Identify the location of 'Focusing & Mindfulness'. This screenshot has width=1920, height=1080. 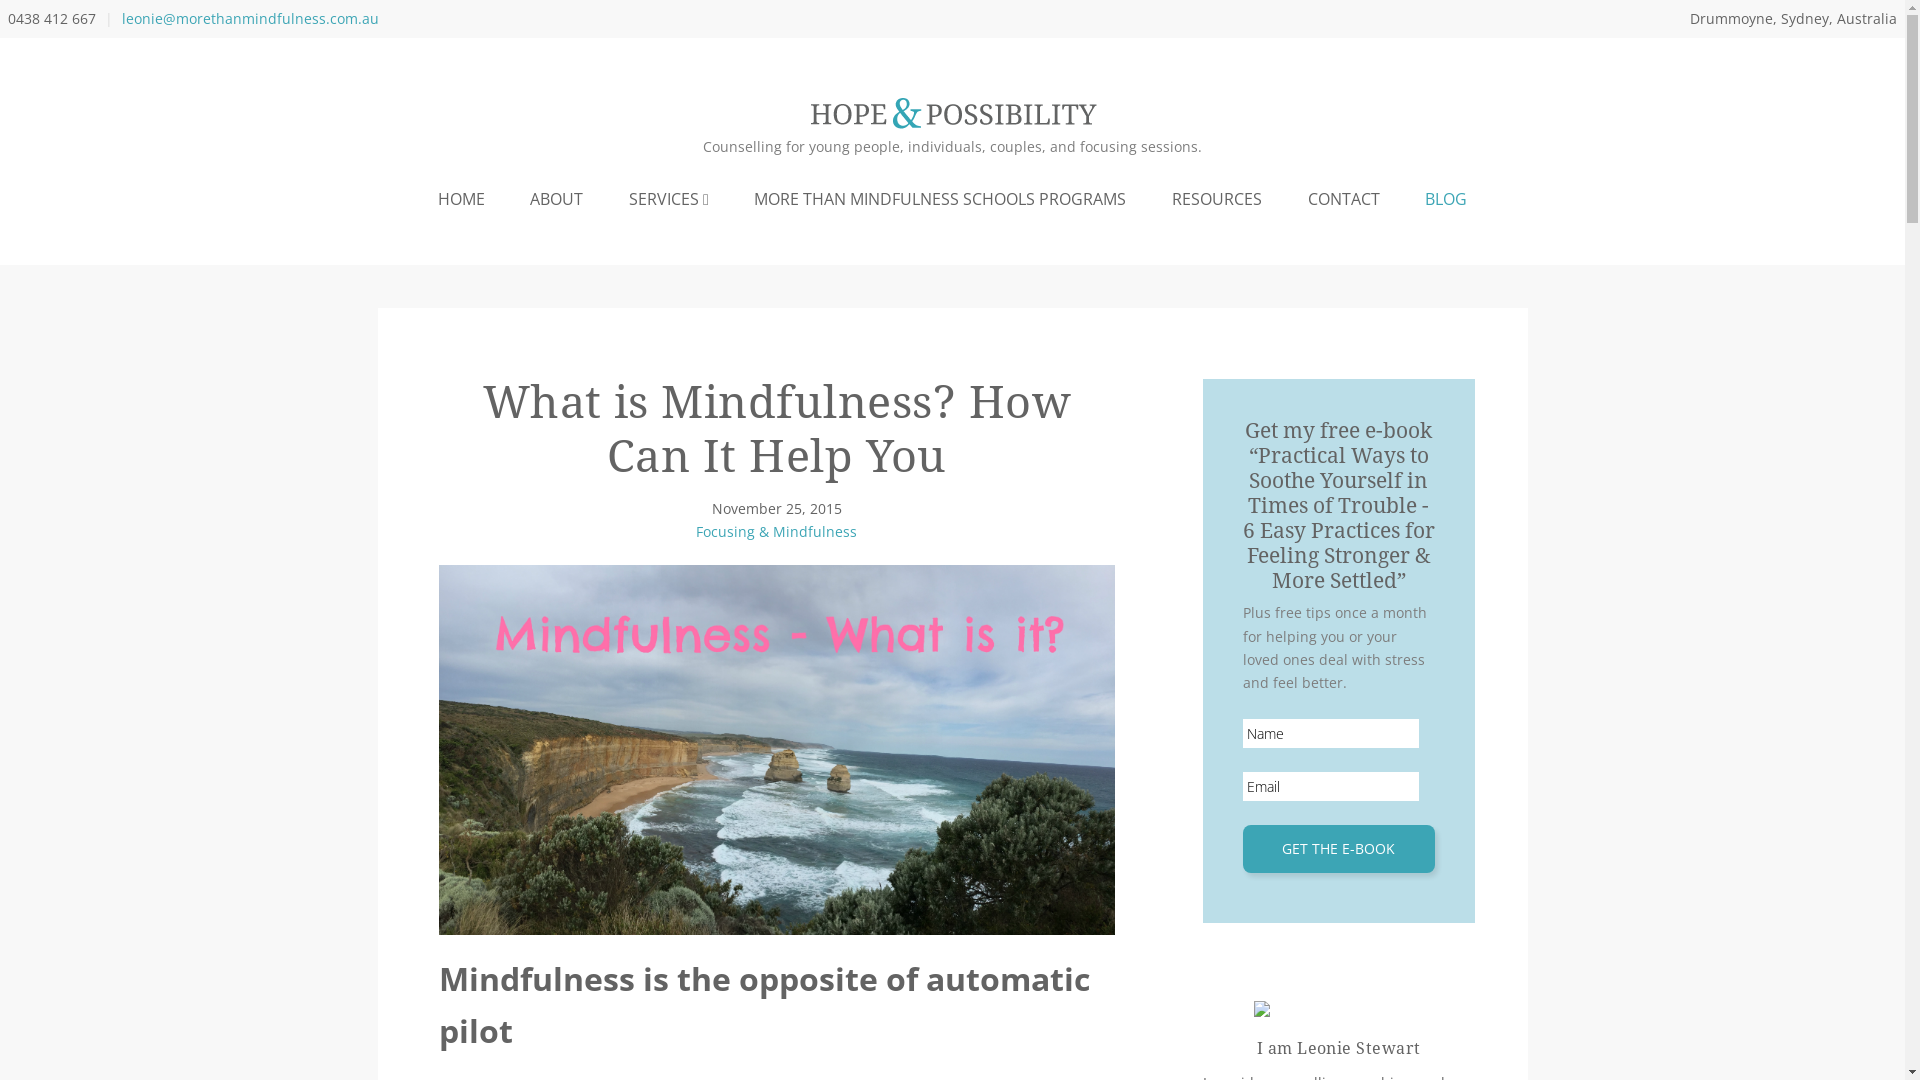
(775, 530).